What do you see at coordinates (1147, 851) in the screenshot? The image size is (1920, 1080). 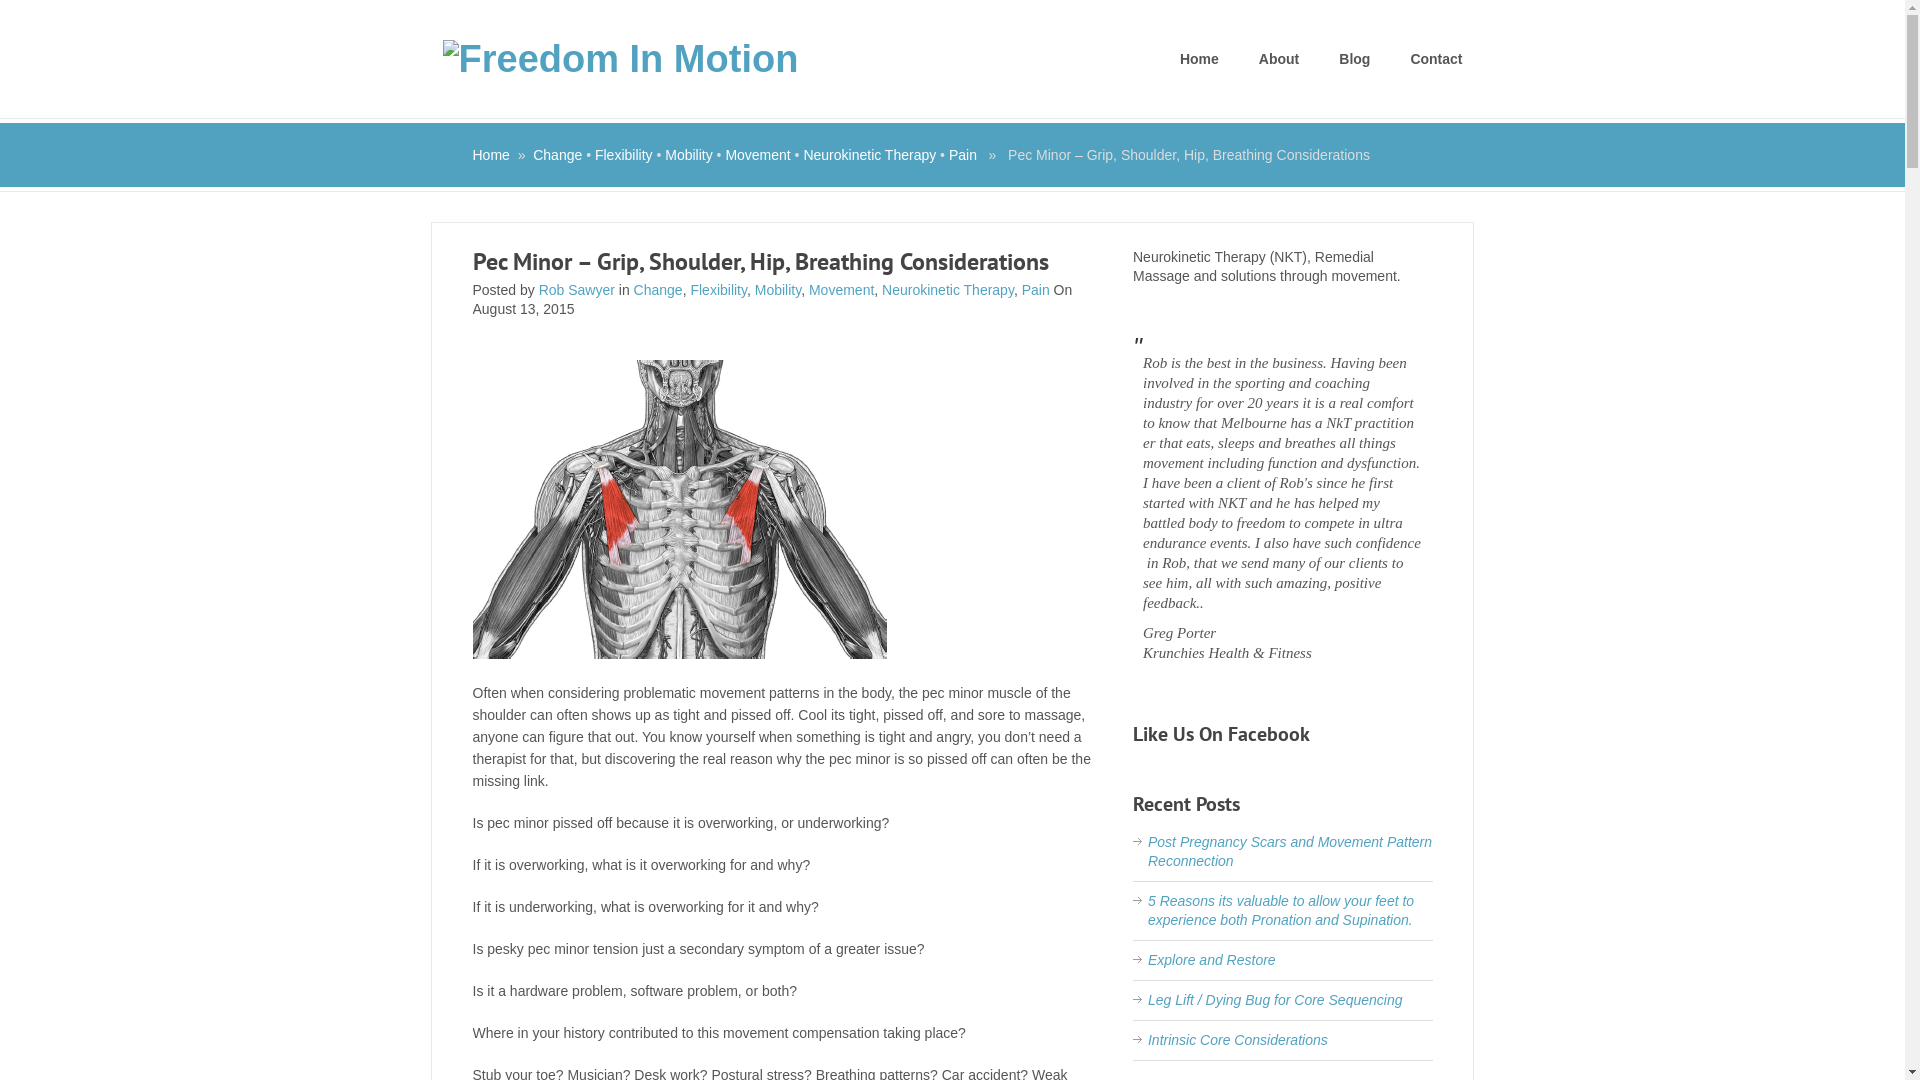 I see `'Post Pregnancy Scars and Movement Pattern Reconnection'` at bounding box center [1147, 851].